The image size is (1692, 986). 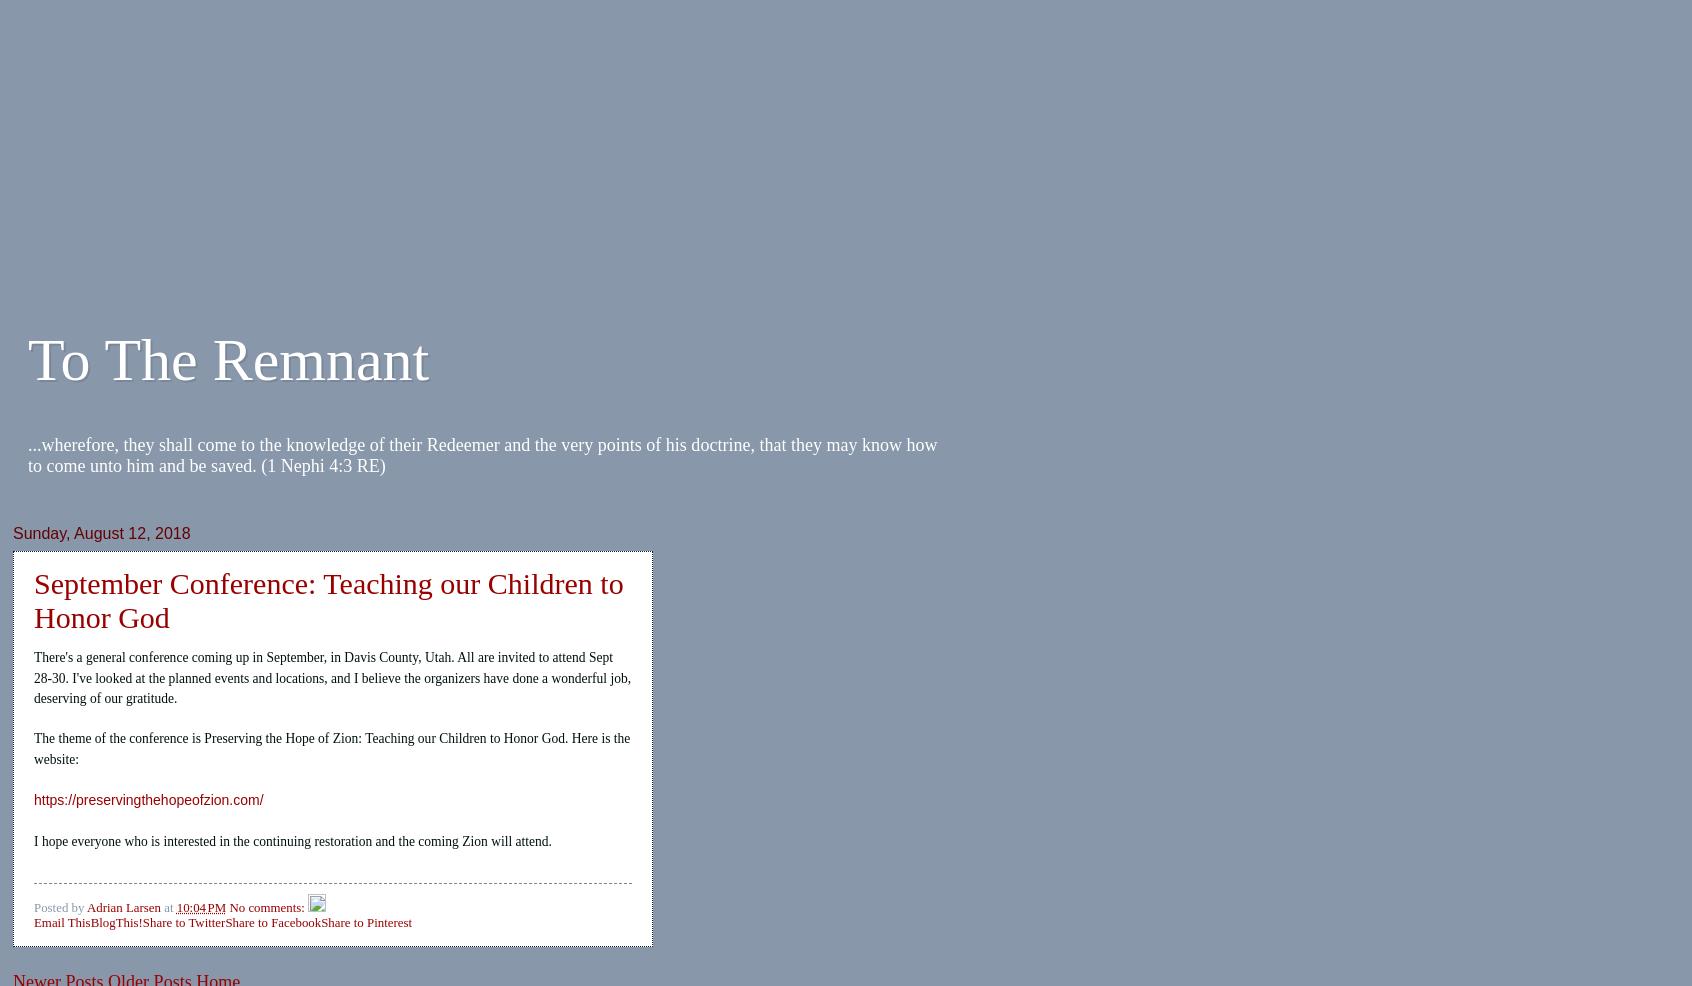 What do you see at coordinates (225, 922) in the screenshot?
I see `'Share to Facebook'` at bounding box center [225, 922].